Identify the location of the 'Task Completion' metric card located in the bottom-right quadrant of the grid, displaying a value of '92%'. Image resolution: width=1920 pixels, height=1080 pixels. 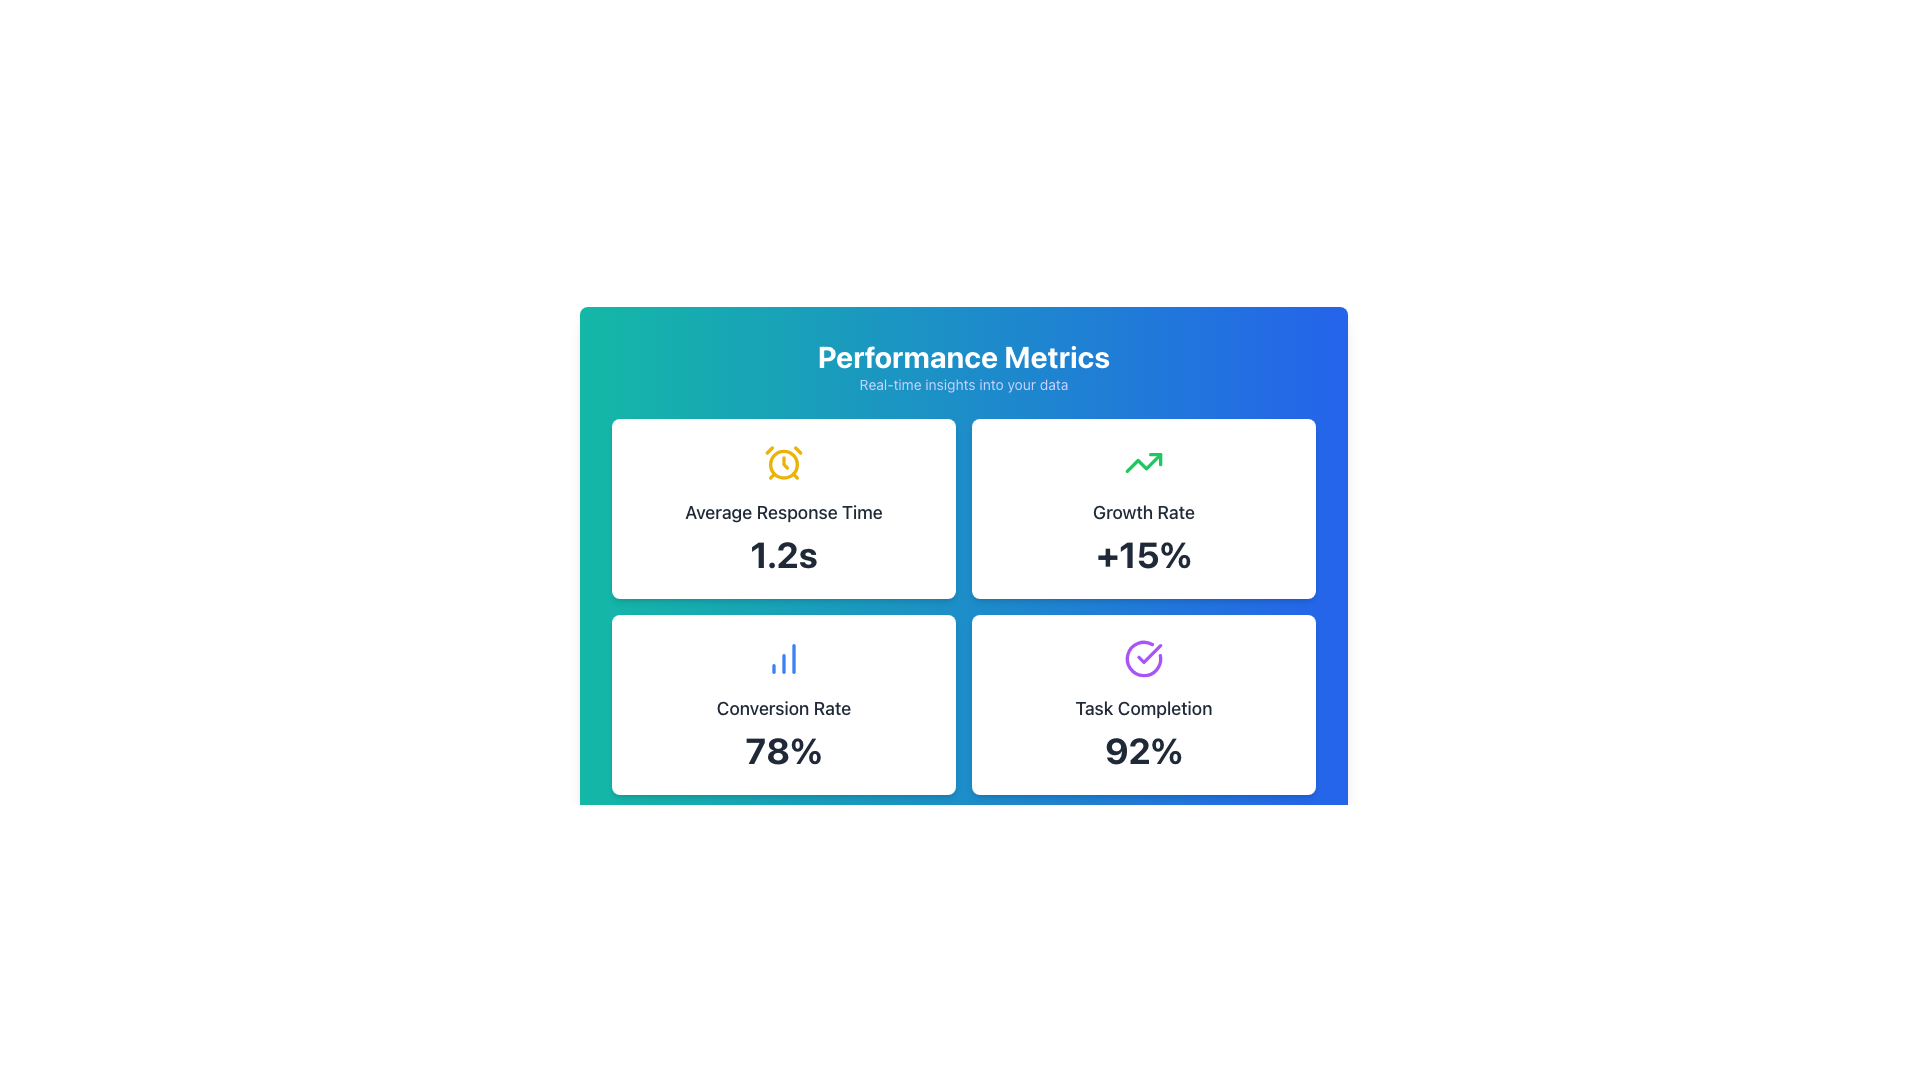
(1143, 704).